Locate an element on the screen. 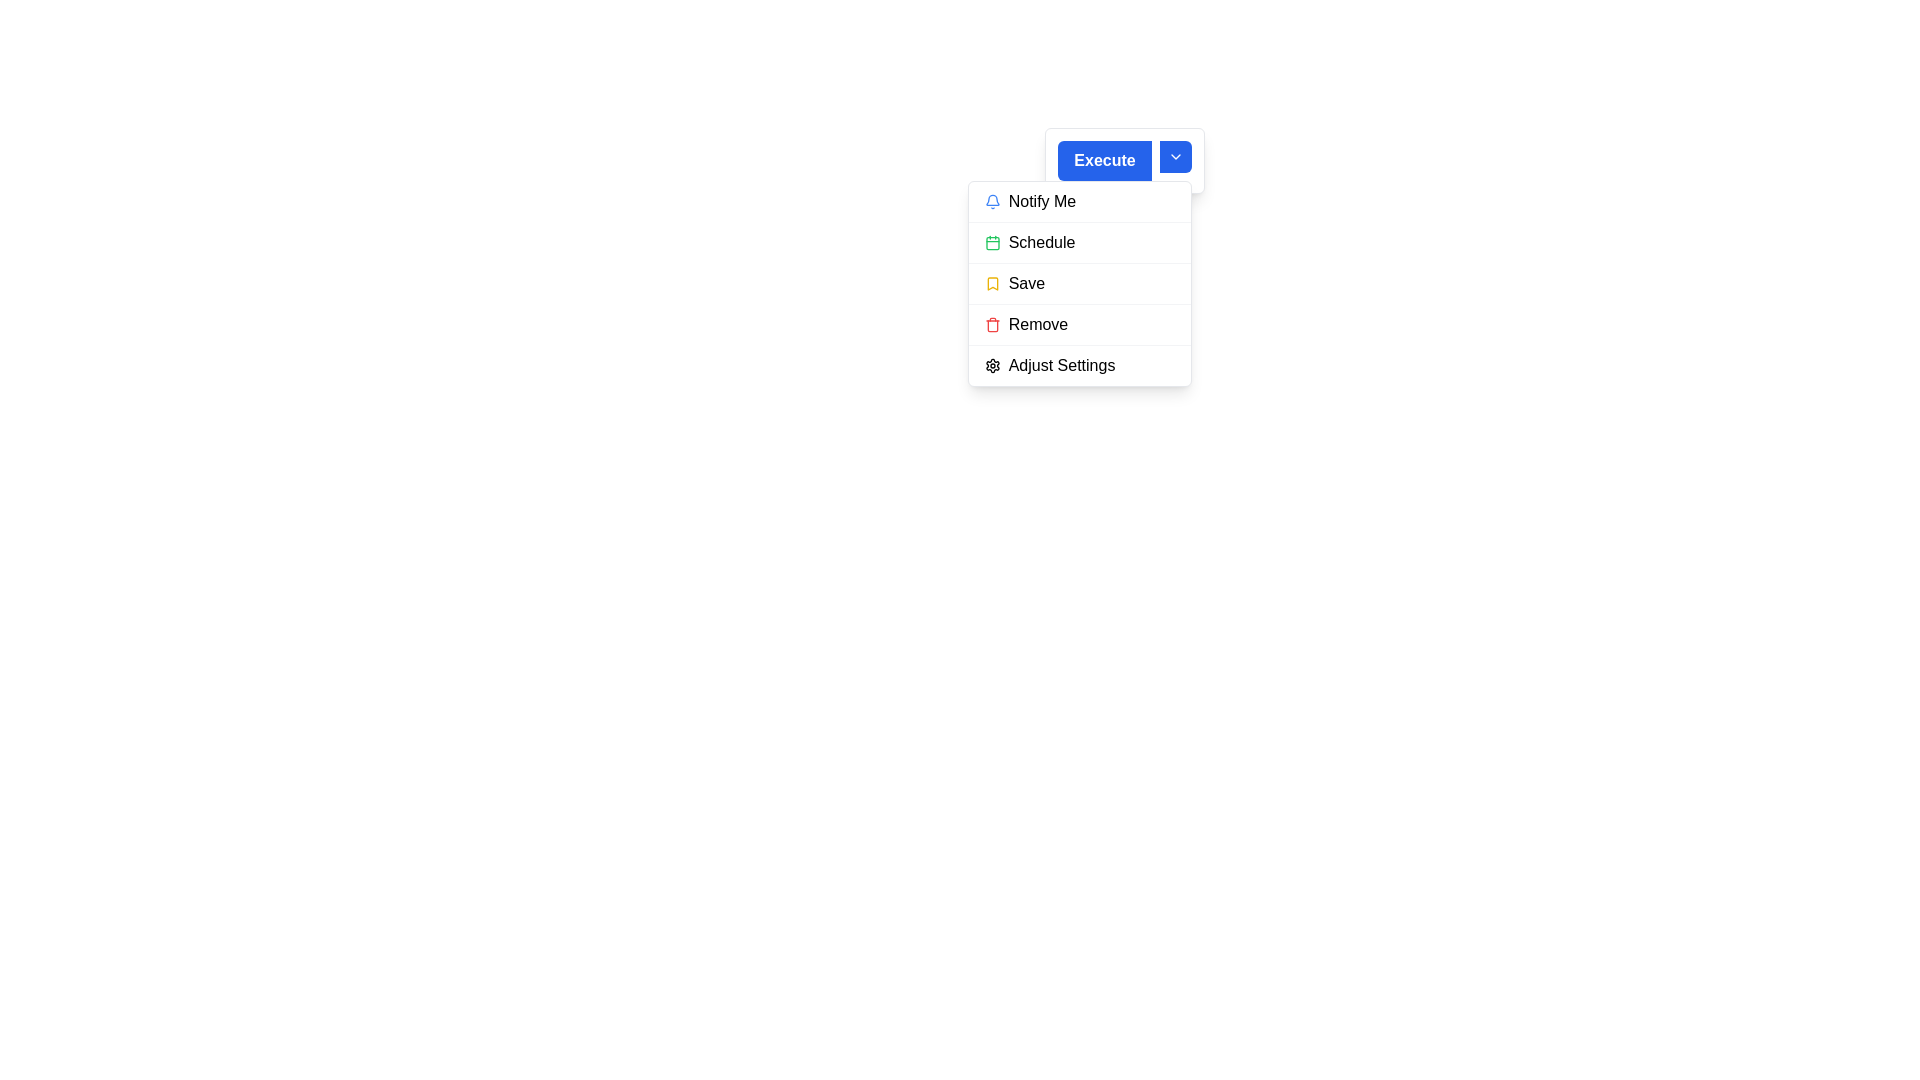  the downward-pointing chevron arrow icon located to the right of the 'Execute' button is located at coordinates (1175, 156).